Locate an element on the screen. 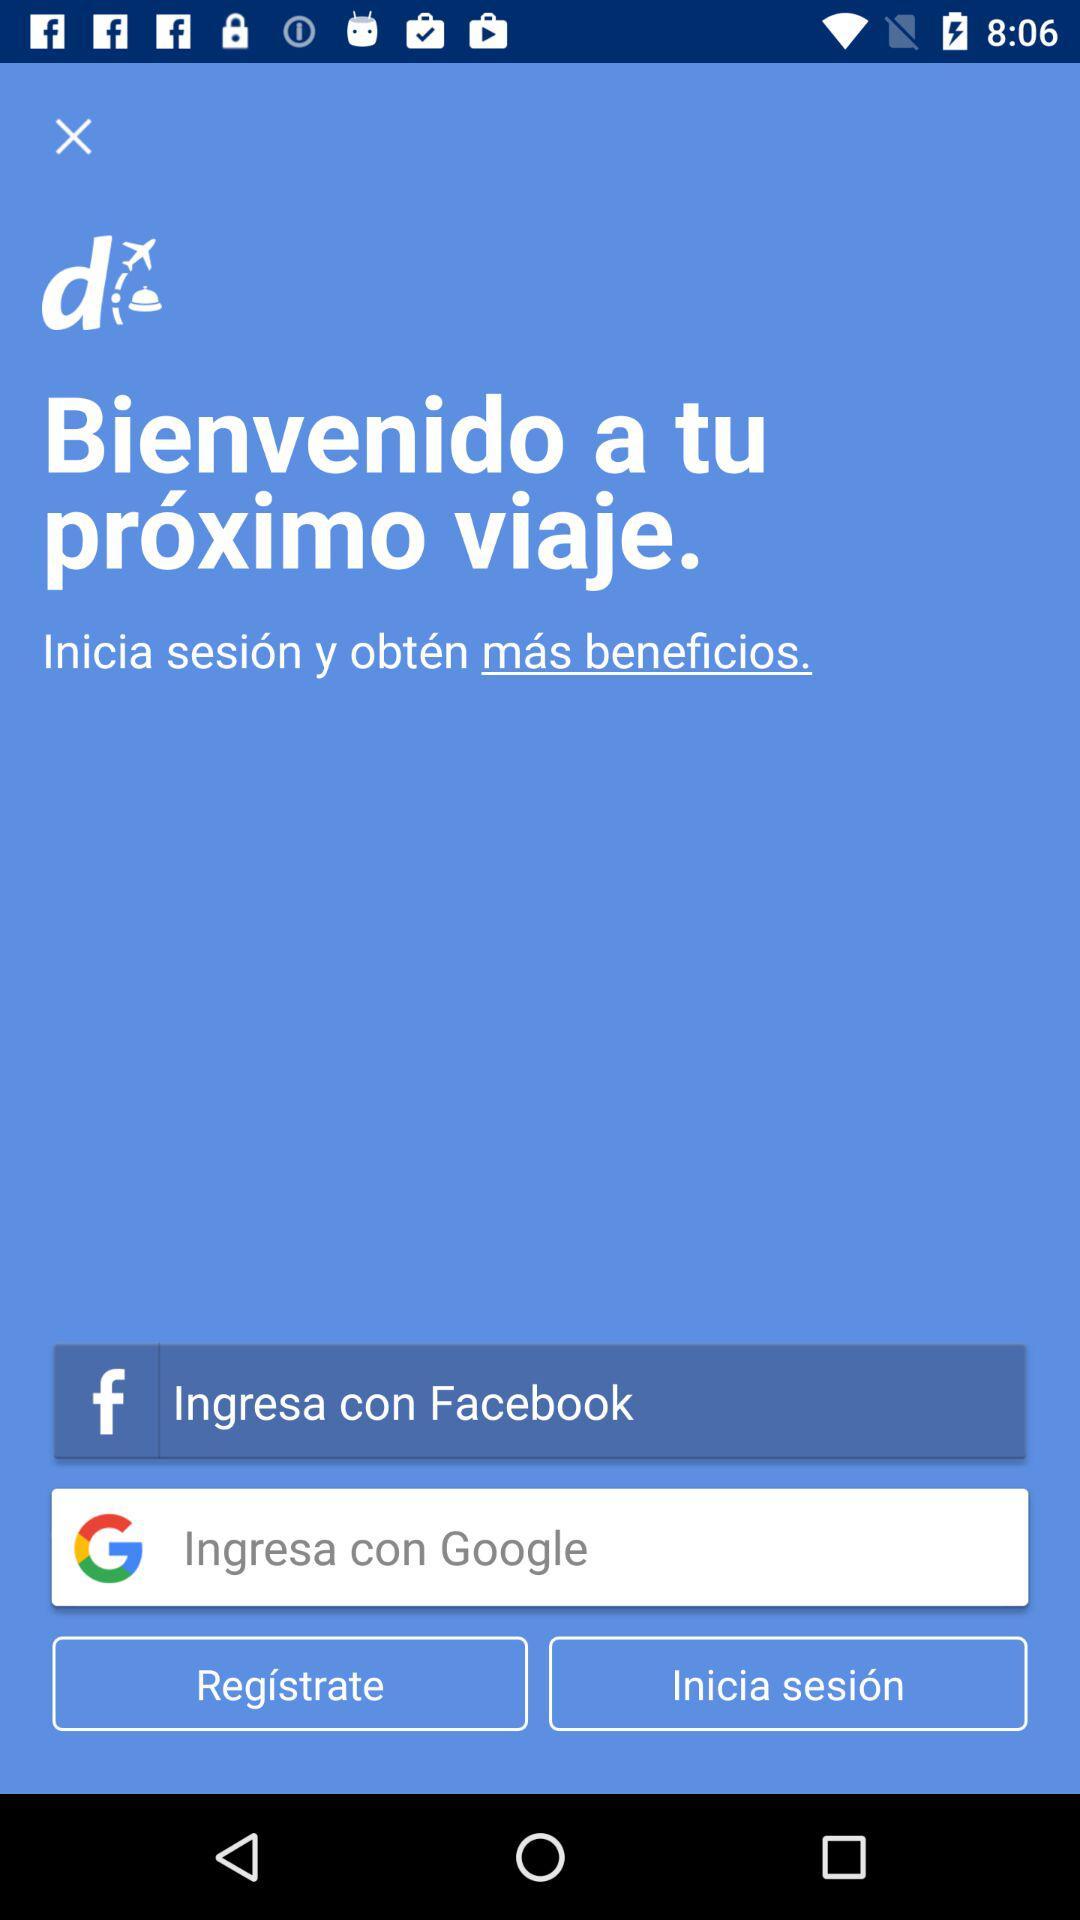  the item below the bienvenido a tu icon is located at coordinates (540, 649).